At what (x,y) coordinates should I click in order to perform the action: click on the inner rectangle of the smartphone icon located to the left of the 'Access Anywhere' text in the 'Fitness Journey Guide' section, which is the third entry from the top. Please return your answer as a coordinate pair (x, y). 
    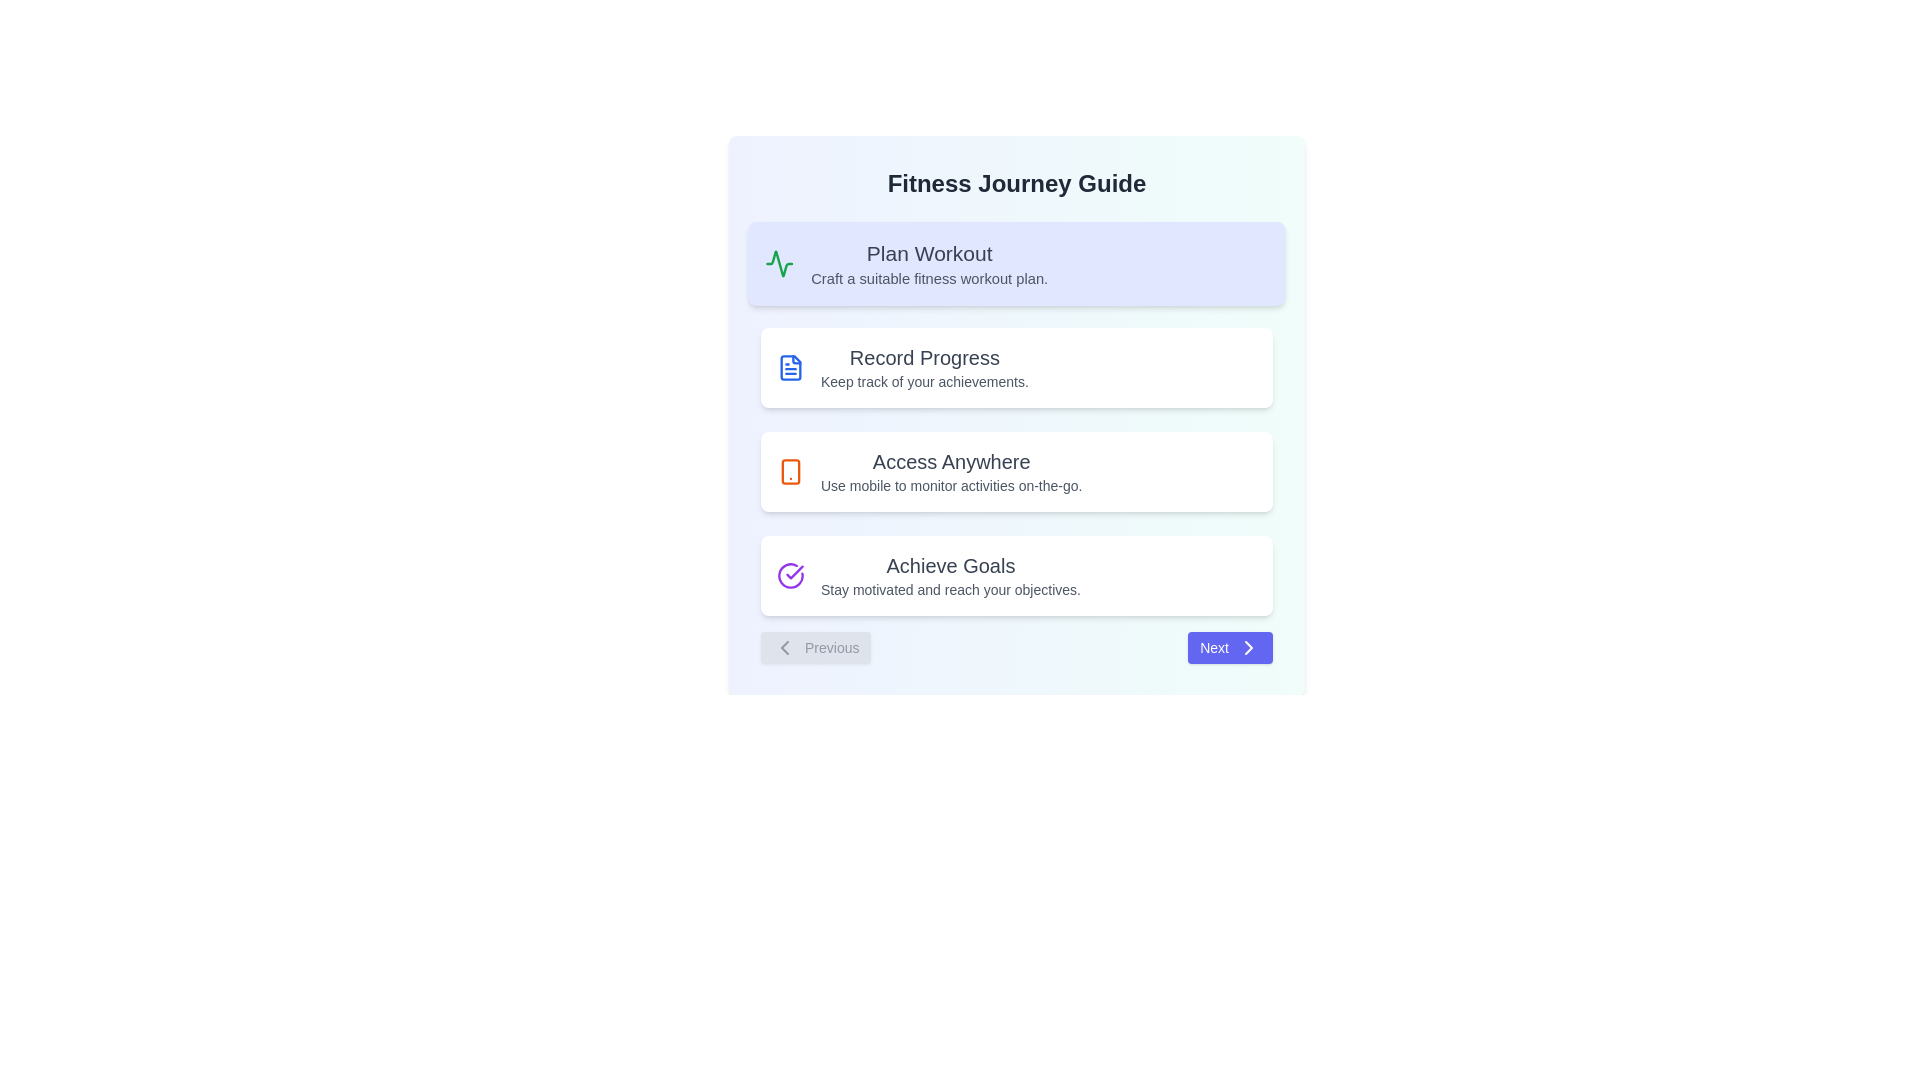
    Looking at the image, I should click on (790, 471).